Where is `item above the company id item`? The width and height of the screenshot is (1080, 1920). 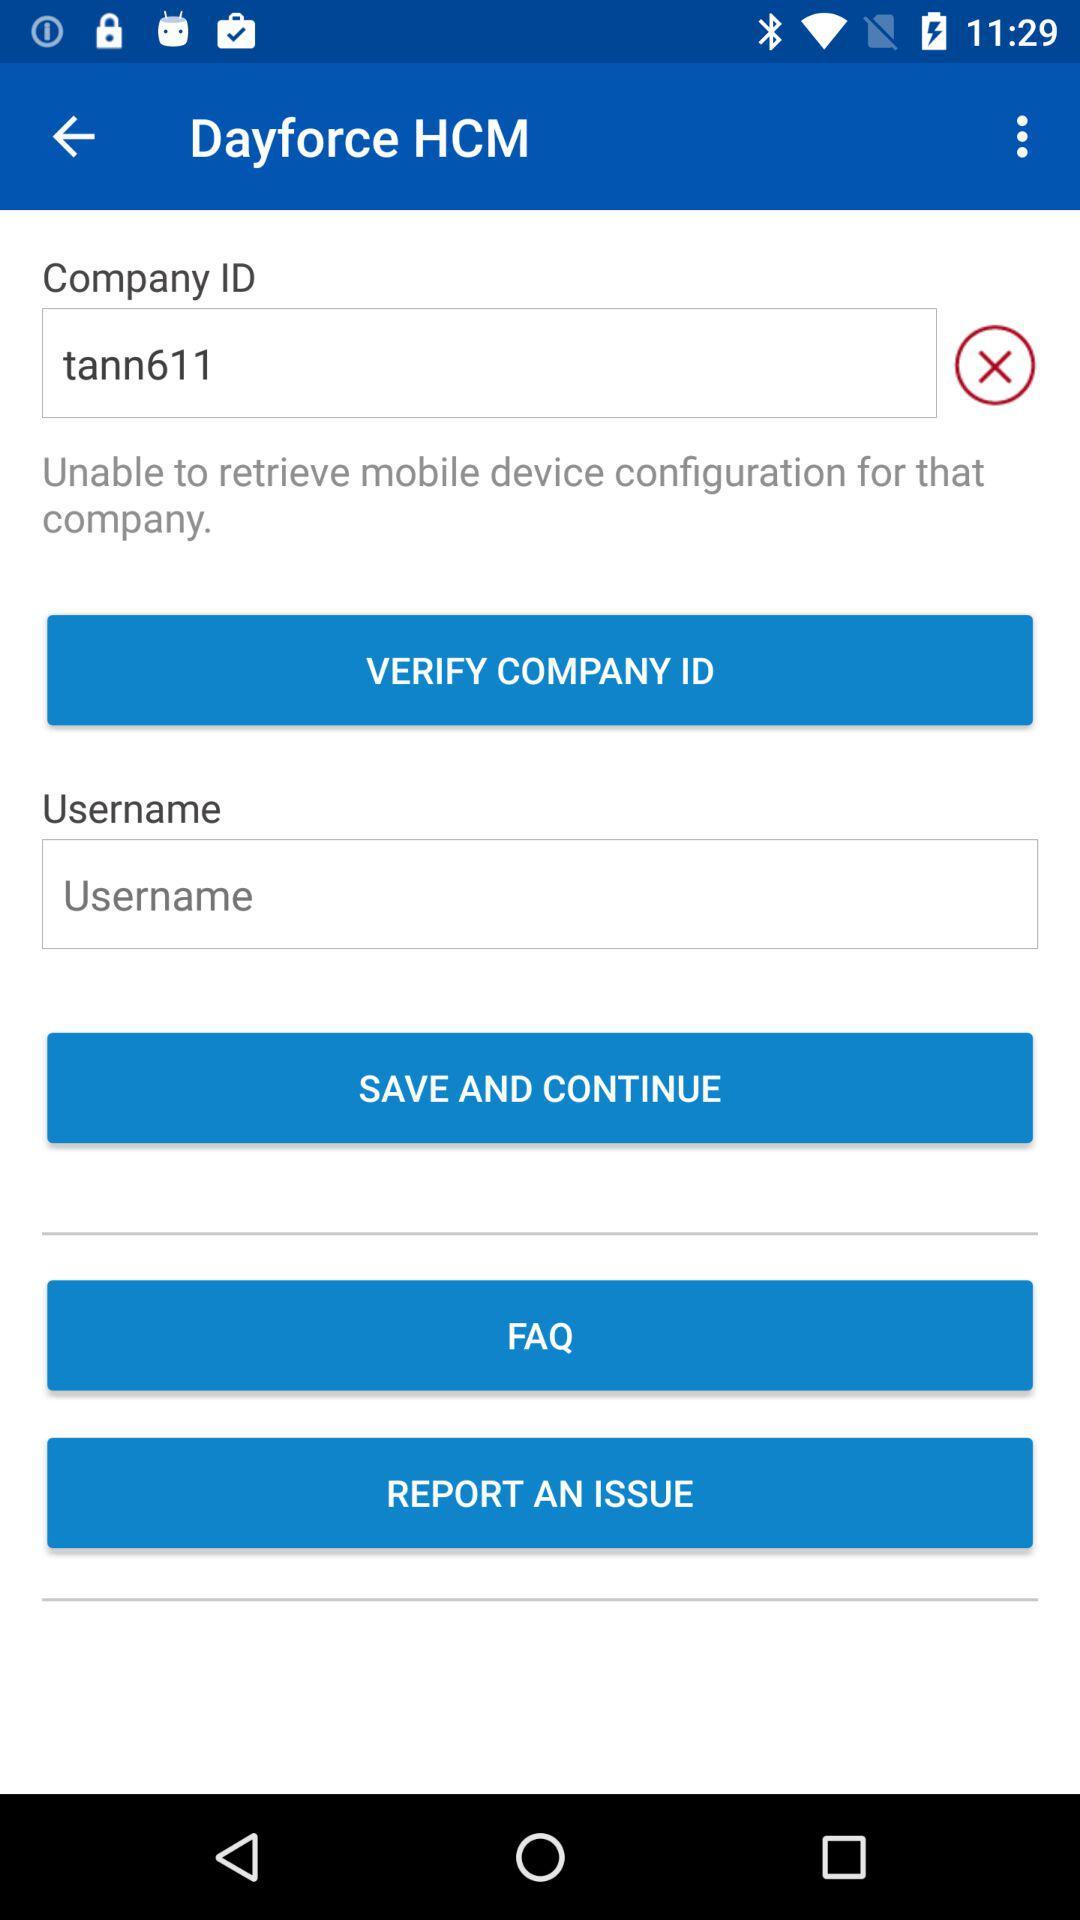
item above the company id item is located at coordinates (1027, 135).